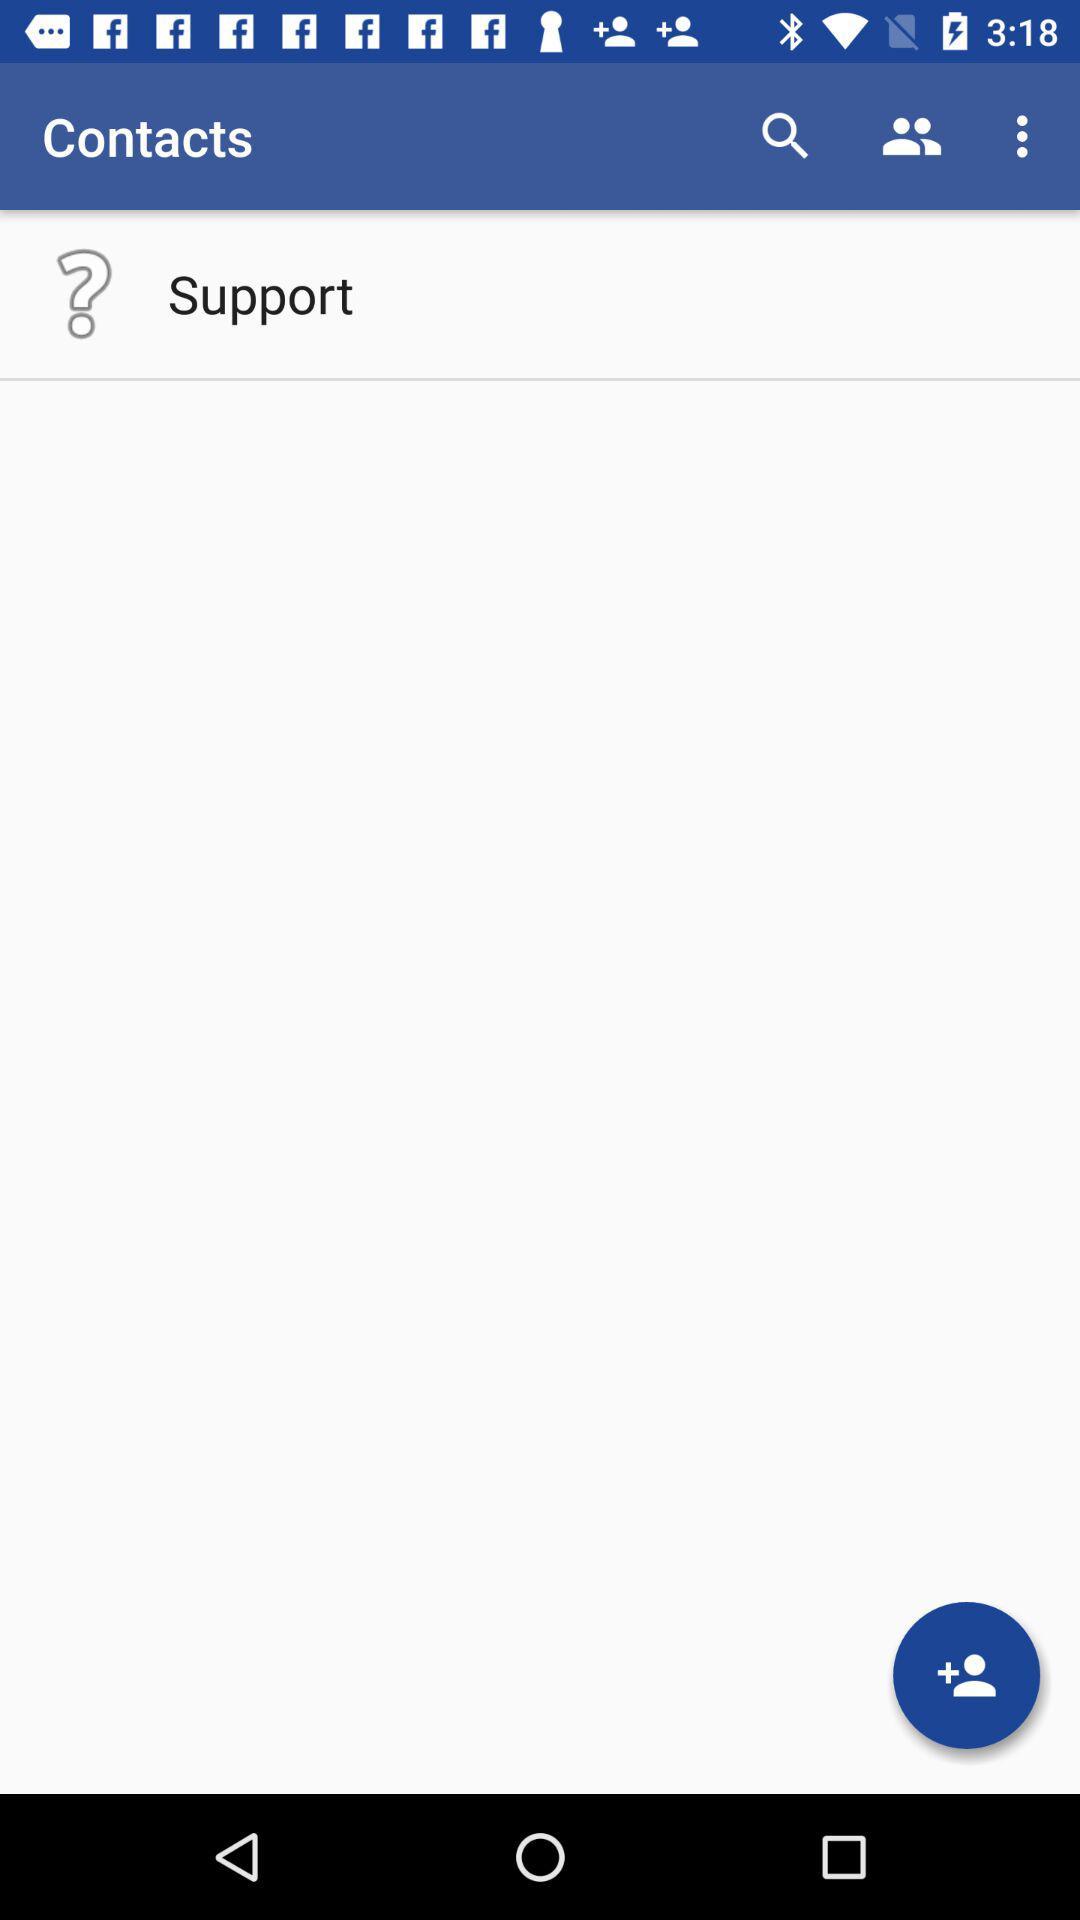 The height and width of the screenshot is (1920, 1080). What do you see at coordinates (83, 292) in the screenshot?
I see `icon next to the support app` at bounding box center [83, 292].